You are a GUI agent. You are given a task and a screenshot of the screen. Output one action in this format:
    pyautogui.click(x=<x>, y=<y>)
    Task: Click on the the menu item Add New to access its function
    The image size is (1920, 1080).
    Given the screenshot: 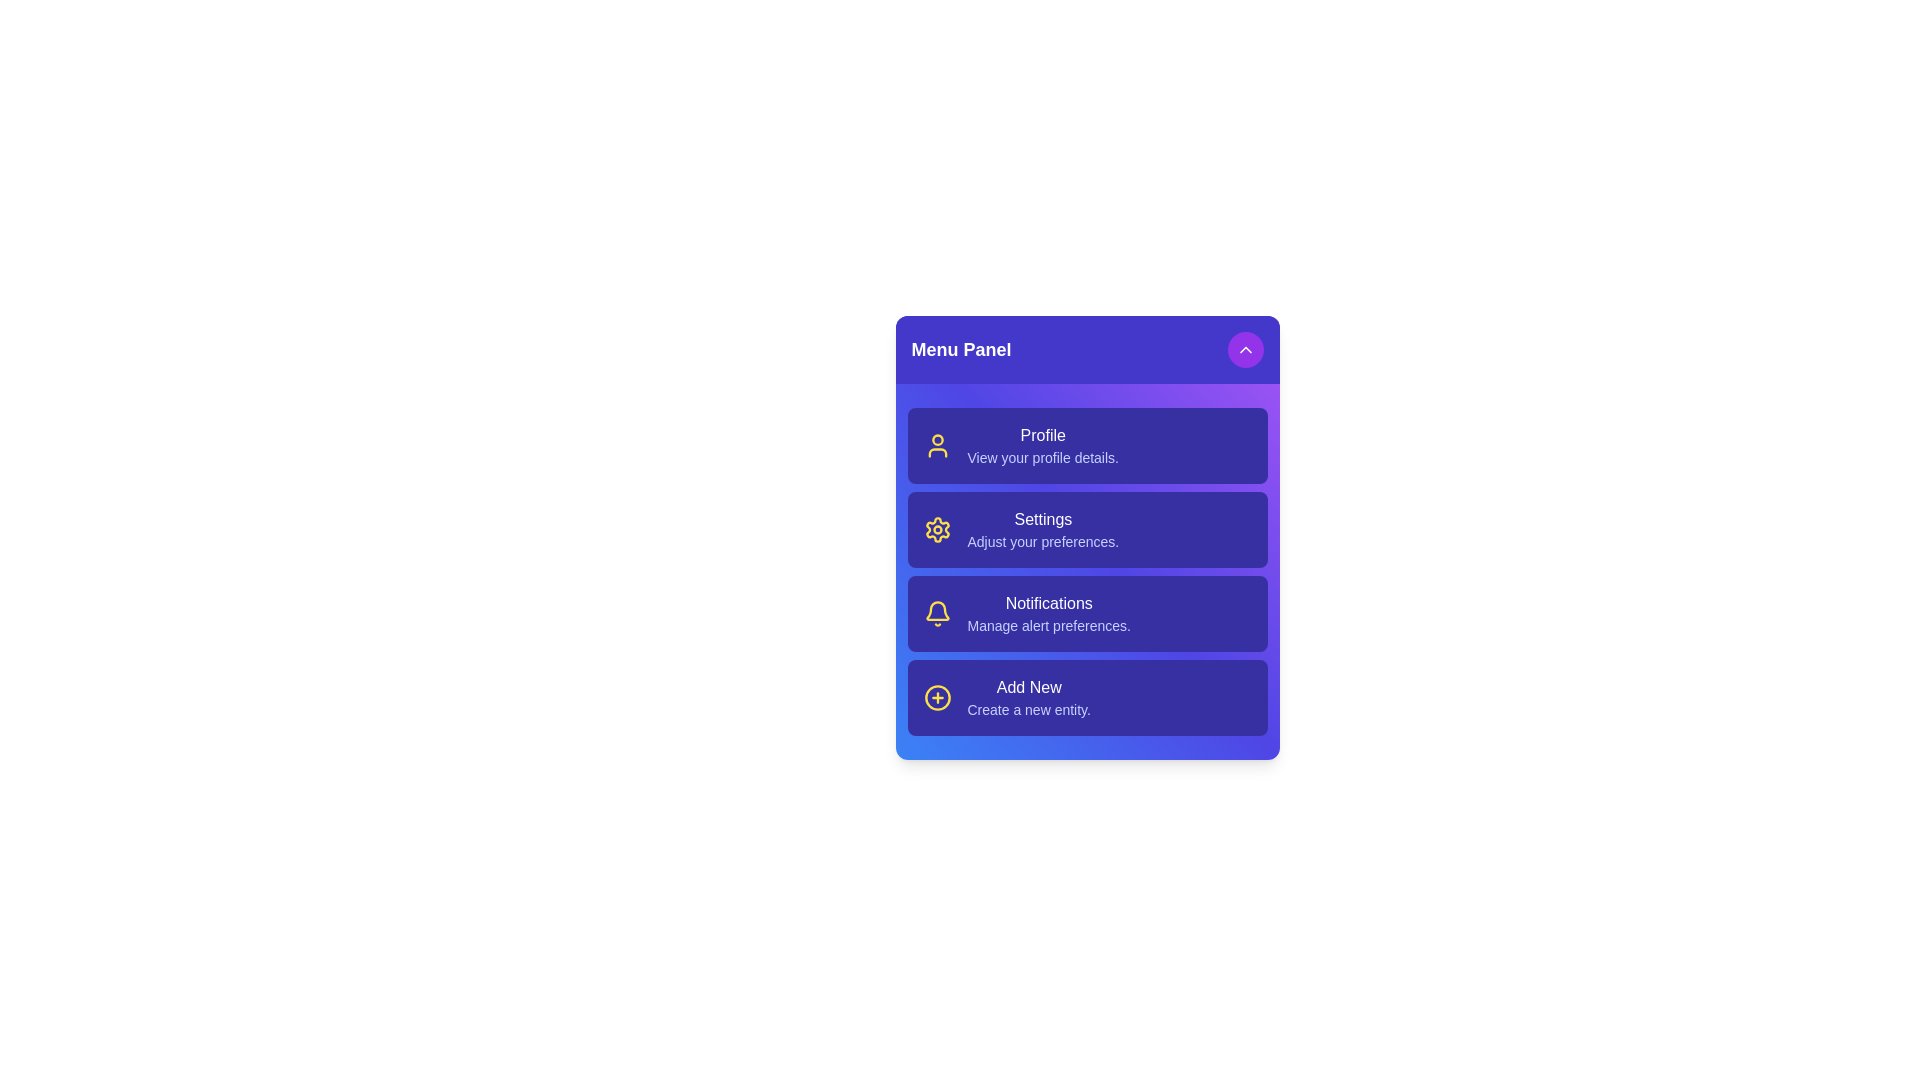 What is the action you would take?
    pyautogui.click(x=1086, y=697)
    